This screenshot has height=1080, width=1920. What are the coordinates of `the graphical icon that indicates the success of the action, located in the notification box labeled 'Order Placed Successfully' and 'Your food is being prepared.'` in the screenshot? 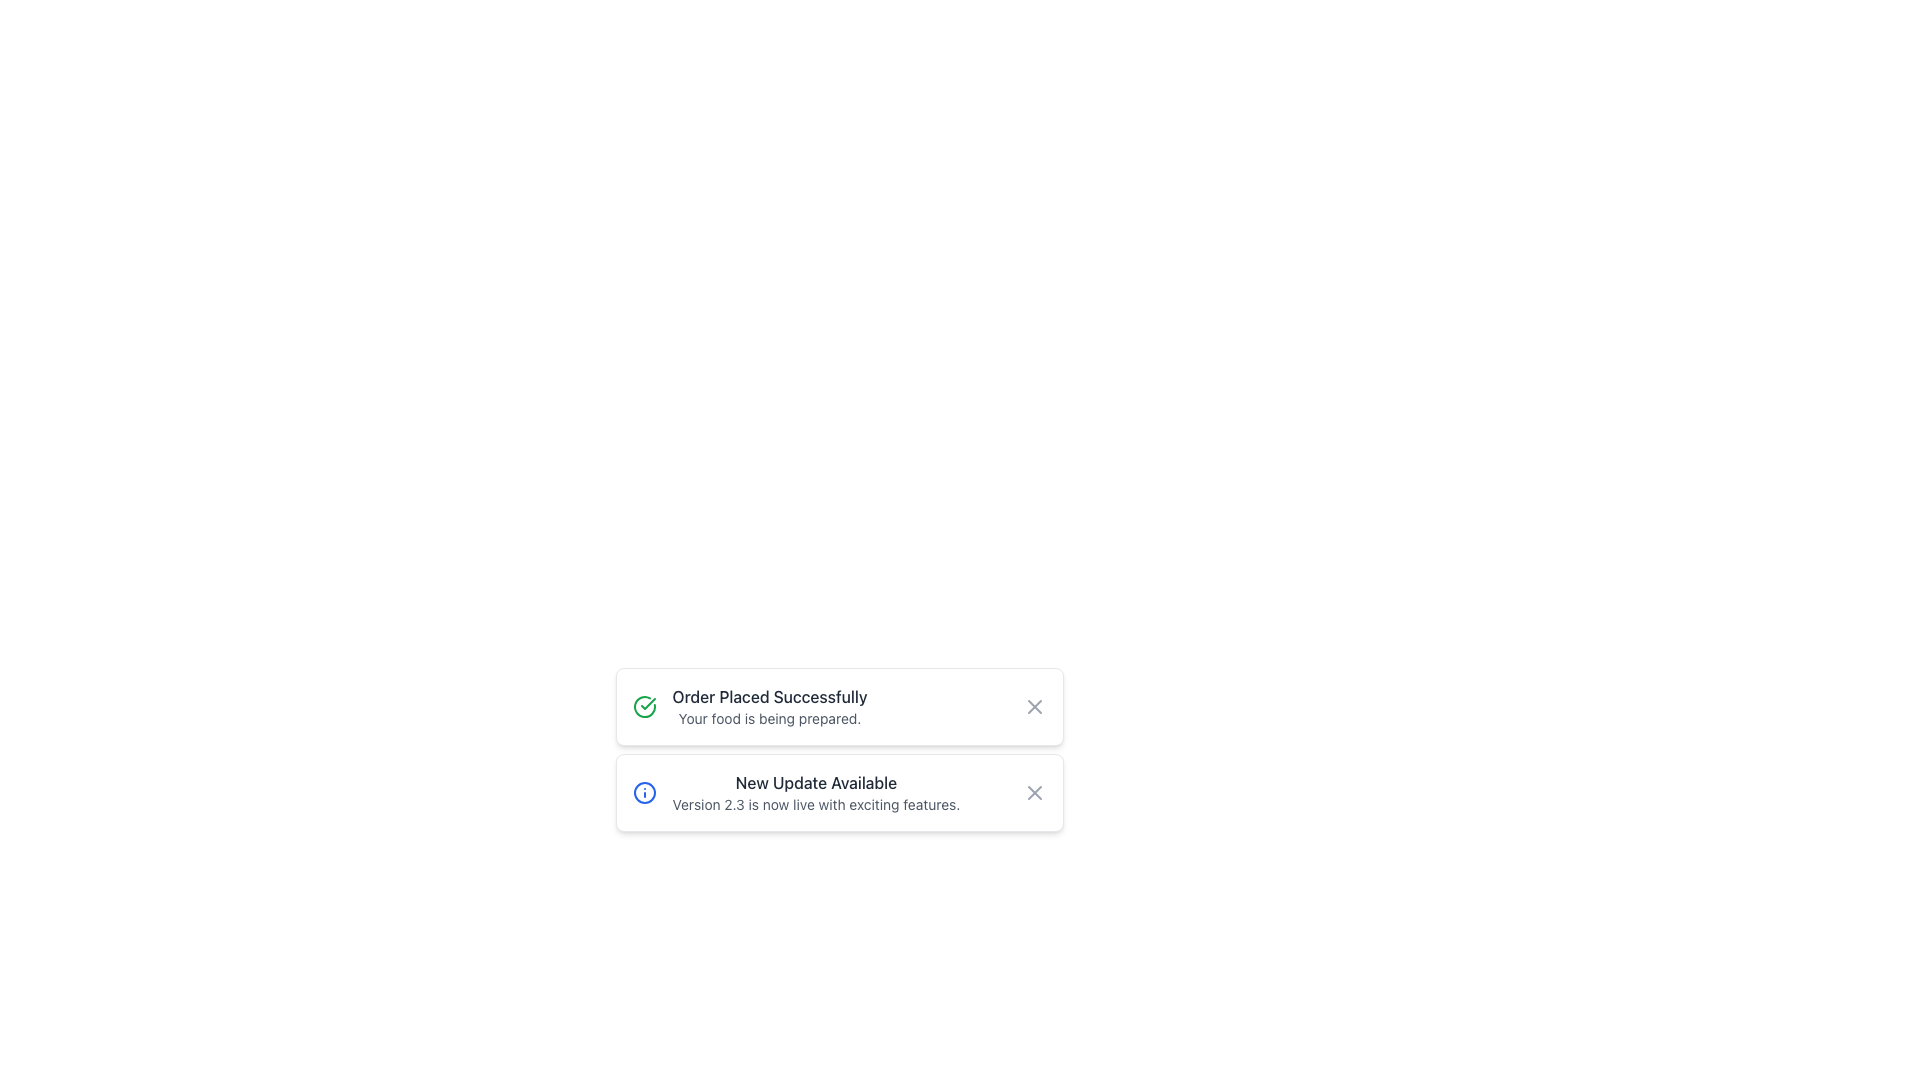 It's located at (644, 705).